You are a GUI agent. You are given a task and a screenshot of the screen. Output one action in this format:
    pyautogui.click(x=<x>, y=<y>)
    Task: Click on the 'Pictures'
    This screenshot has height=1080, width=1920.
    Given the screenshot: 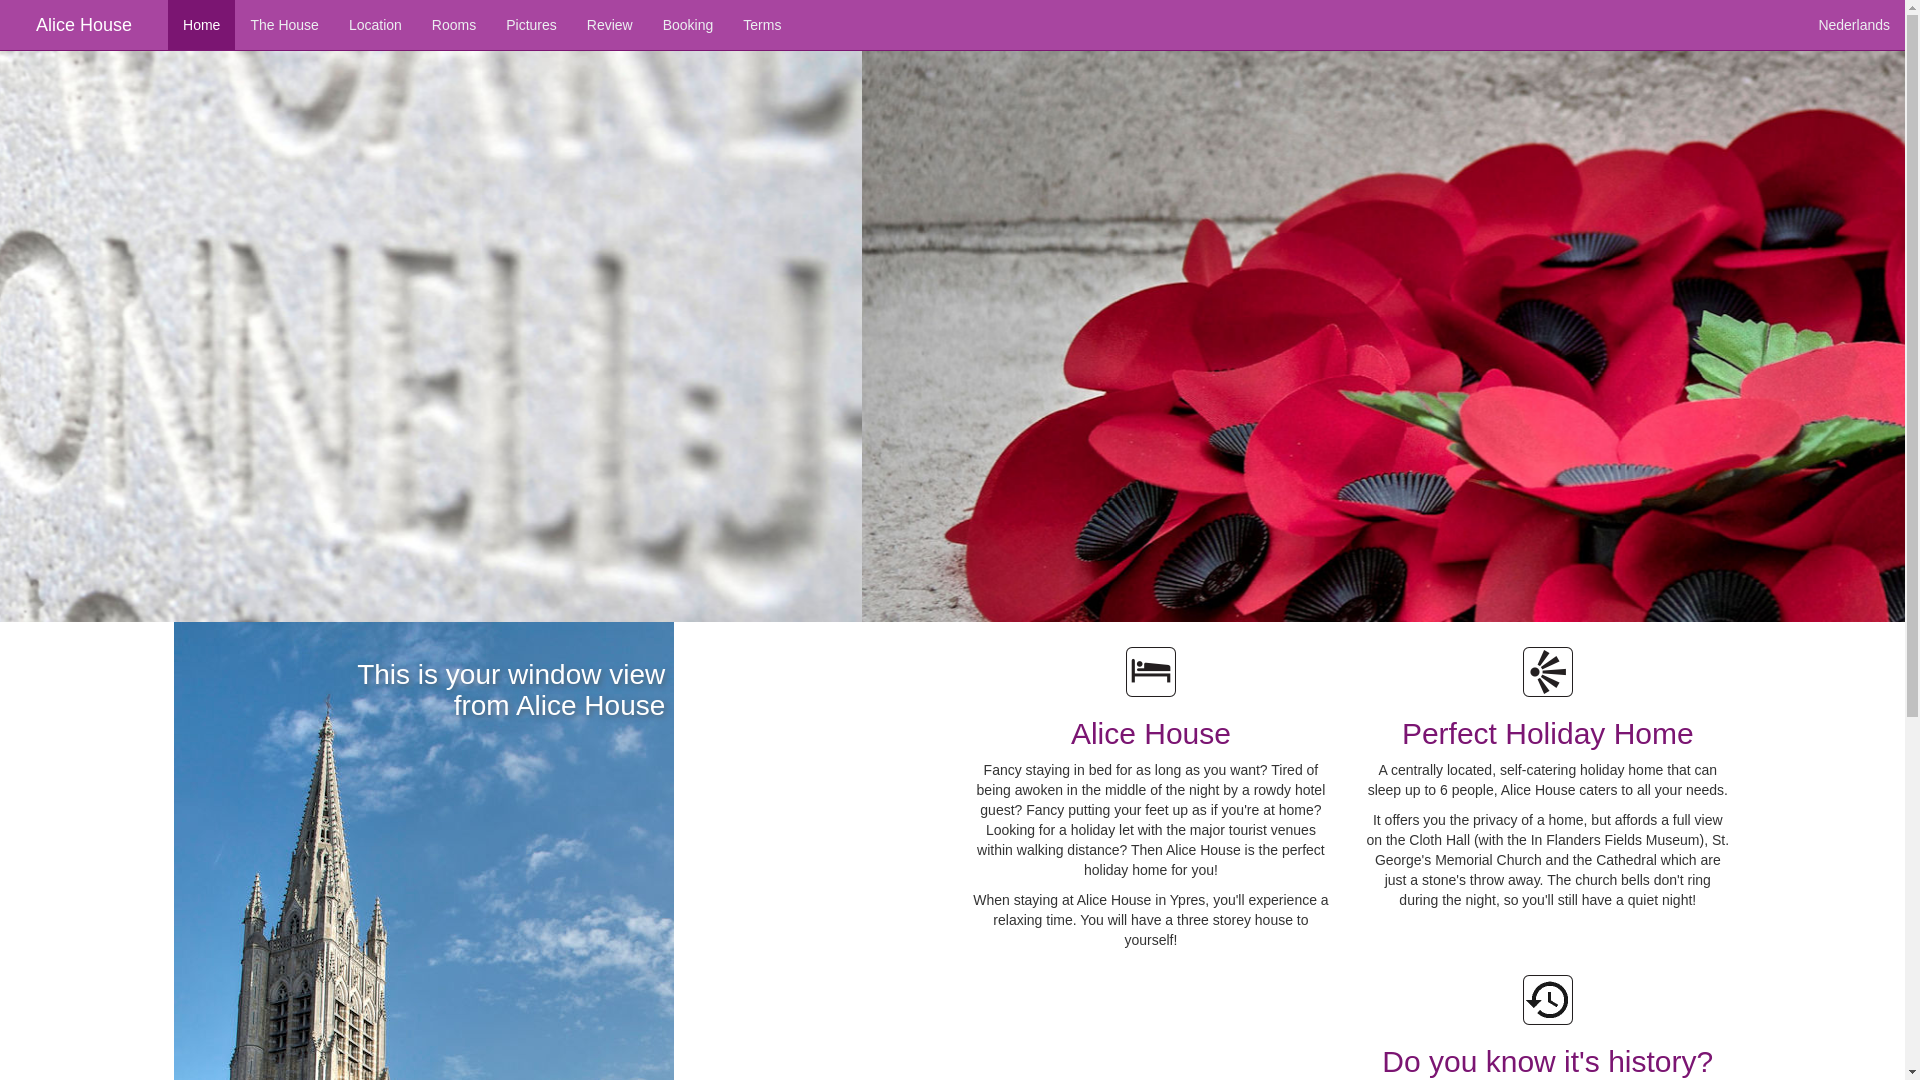 What is the action you would take?
    pyautogui.click(x=531, y=24)
    